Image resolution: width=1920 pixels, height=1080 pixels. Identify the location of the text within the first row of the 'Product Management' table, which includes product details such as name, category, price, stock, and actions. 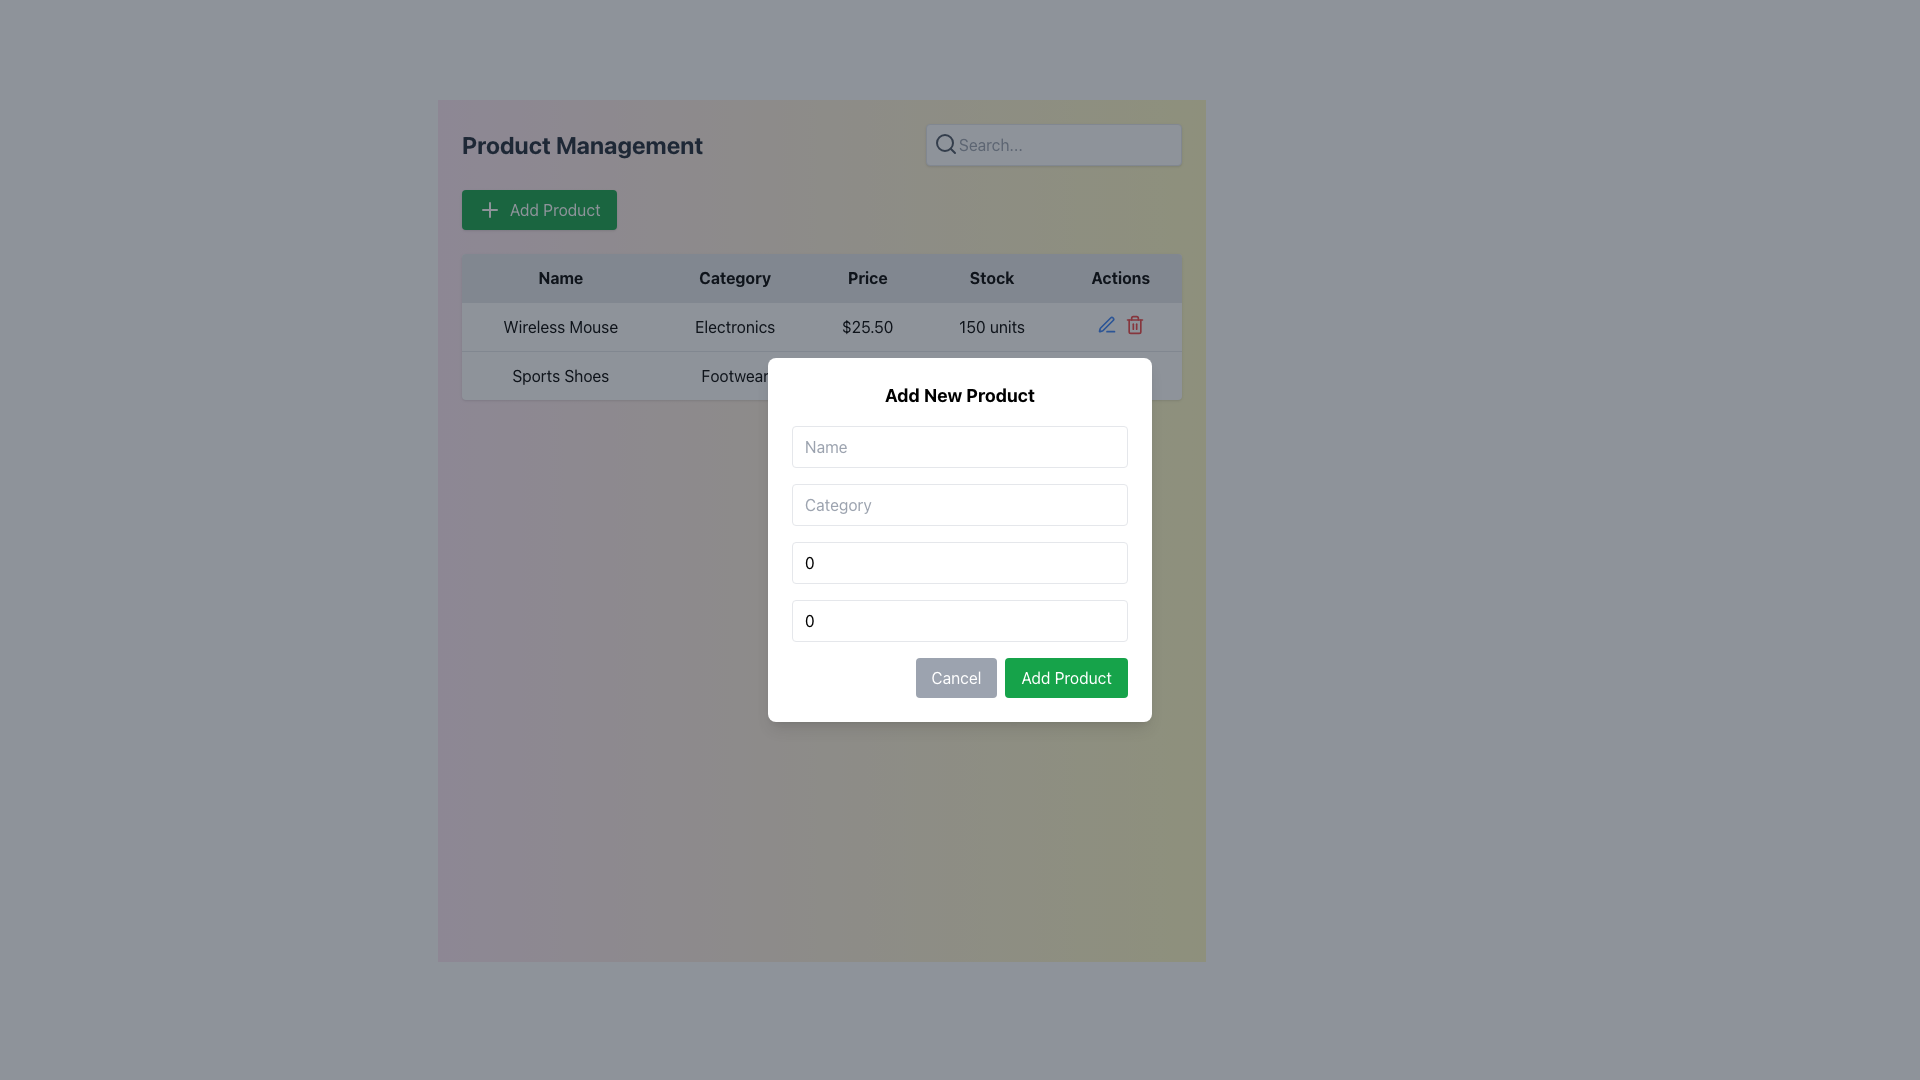
(821, 326).